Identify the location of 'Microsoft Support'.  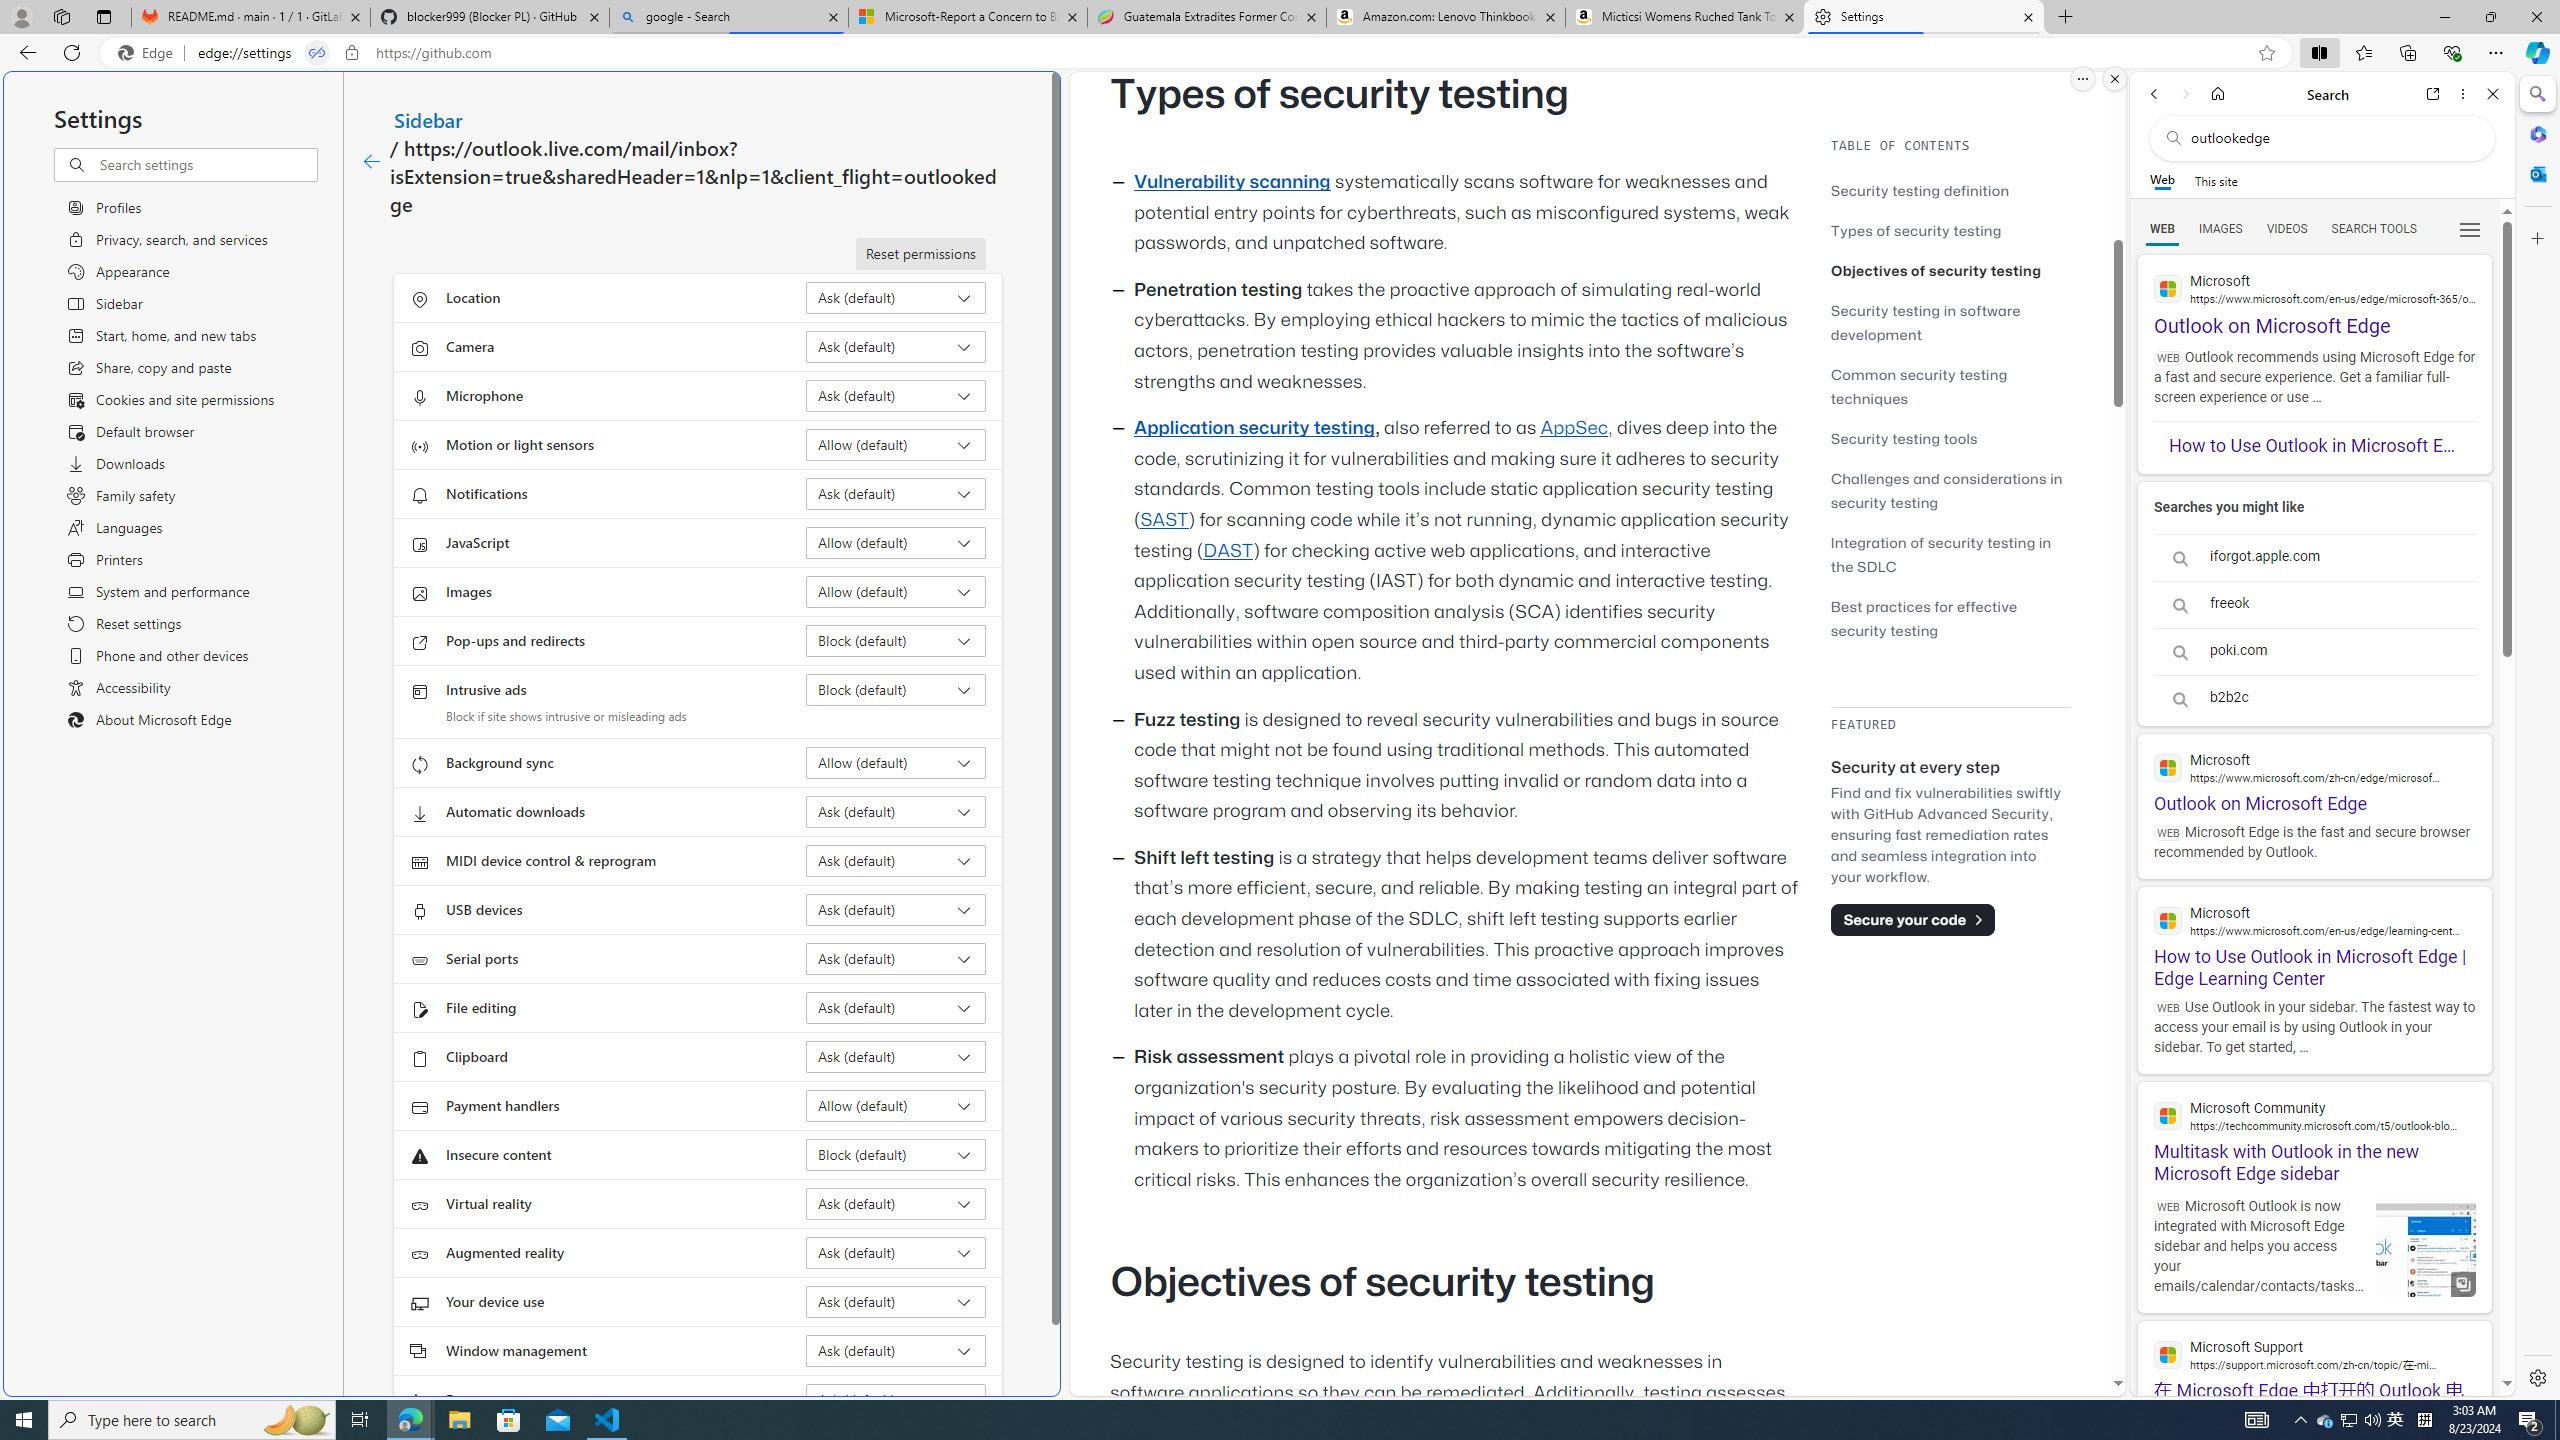
(2314, 1353).